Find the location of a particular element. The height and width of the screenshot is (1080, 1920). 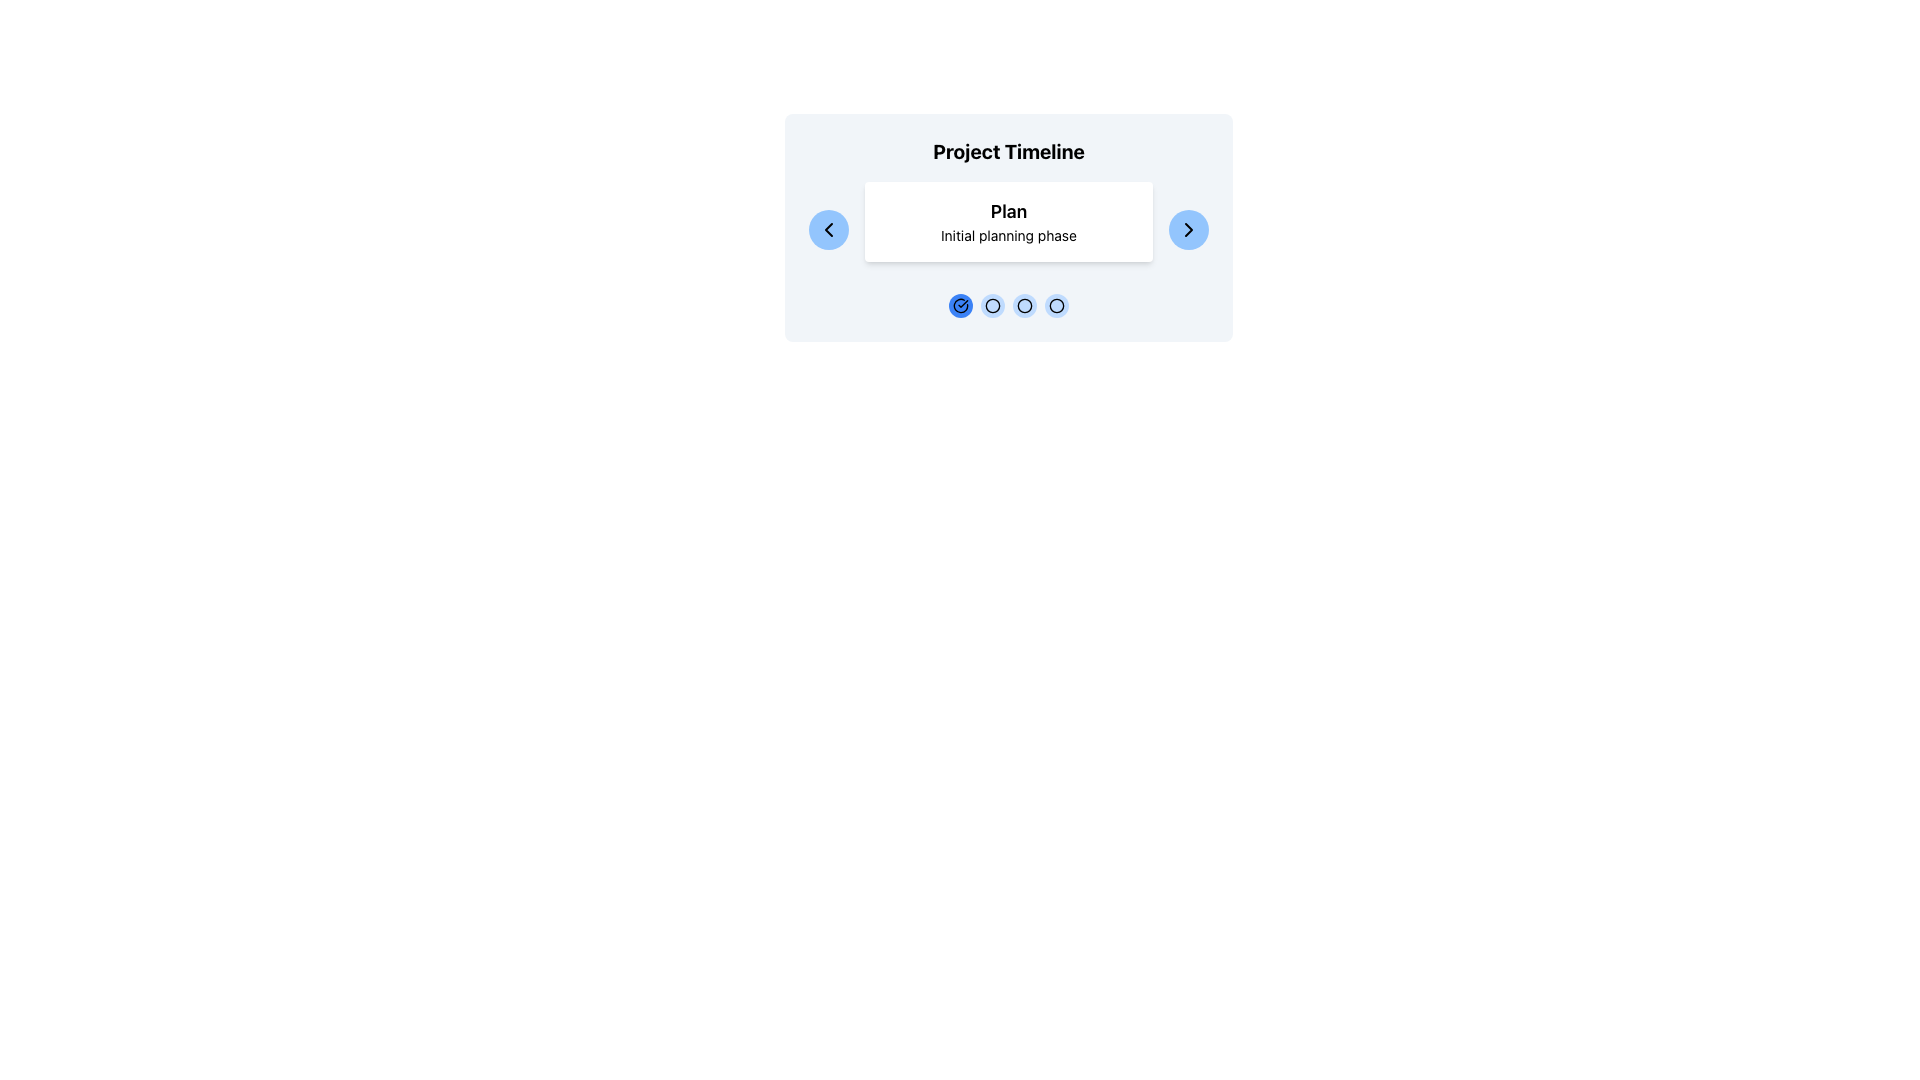

the topmost text label in the white card that indicates the specific phase or topic in the horizontally scrollable timeline interface is located at coordinates (1008, 212).